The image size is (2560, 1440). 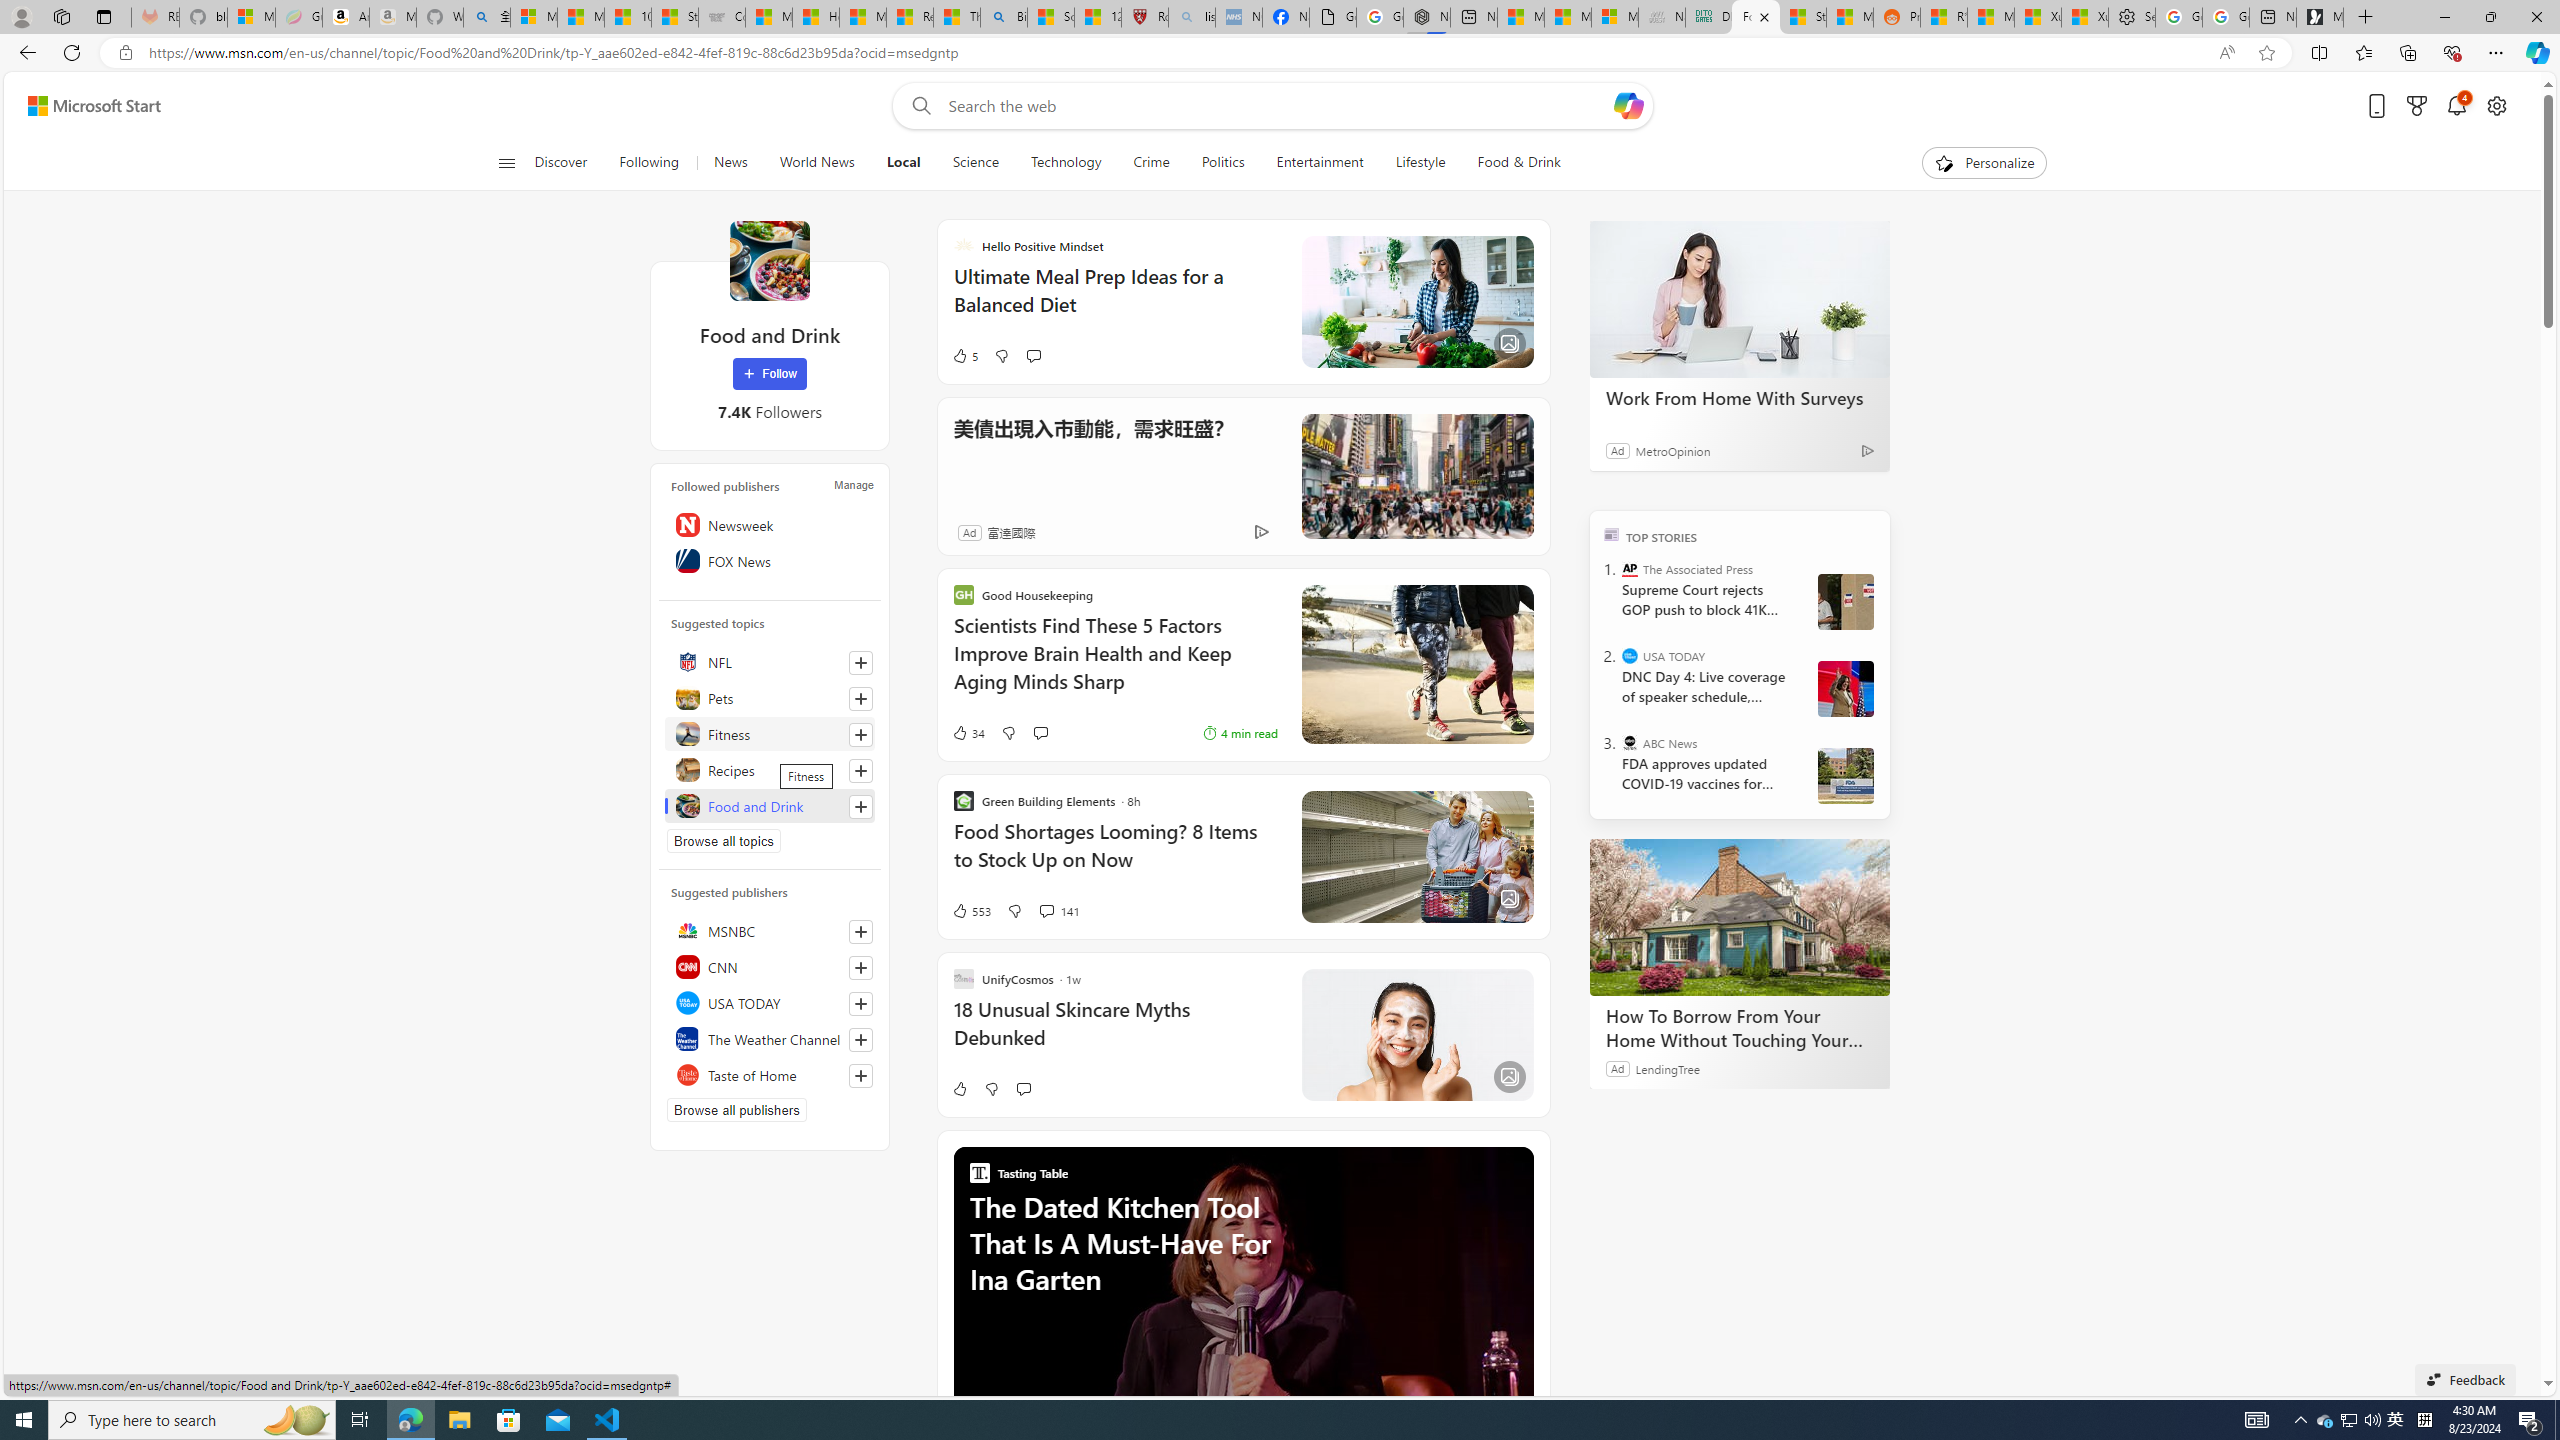 I want to click on 'Google Analytics Opt-out Browser Add-on Download Page', so click(x=1332, y=16).